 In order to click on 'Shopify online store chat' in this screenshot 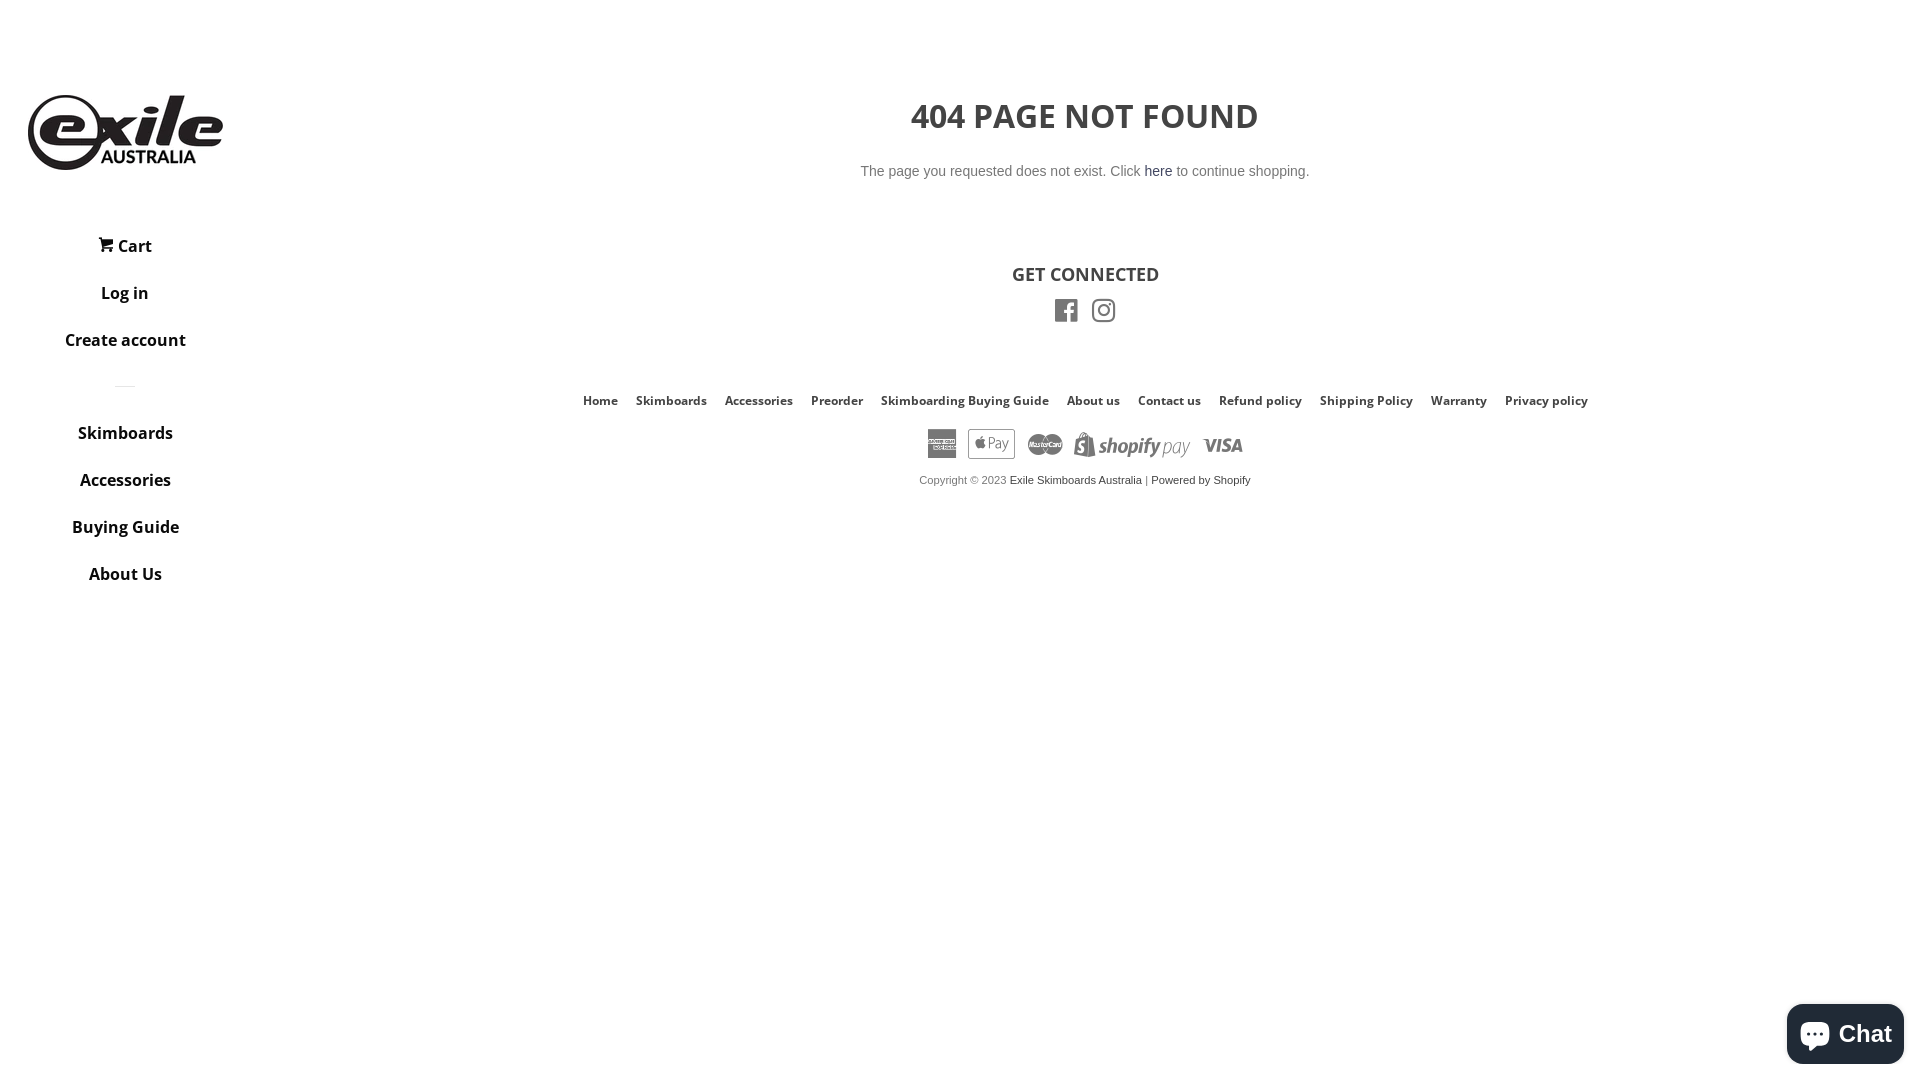, I will do `click(1780, 1029)`.